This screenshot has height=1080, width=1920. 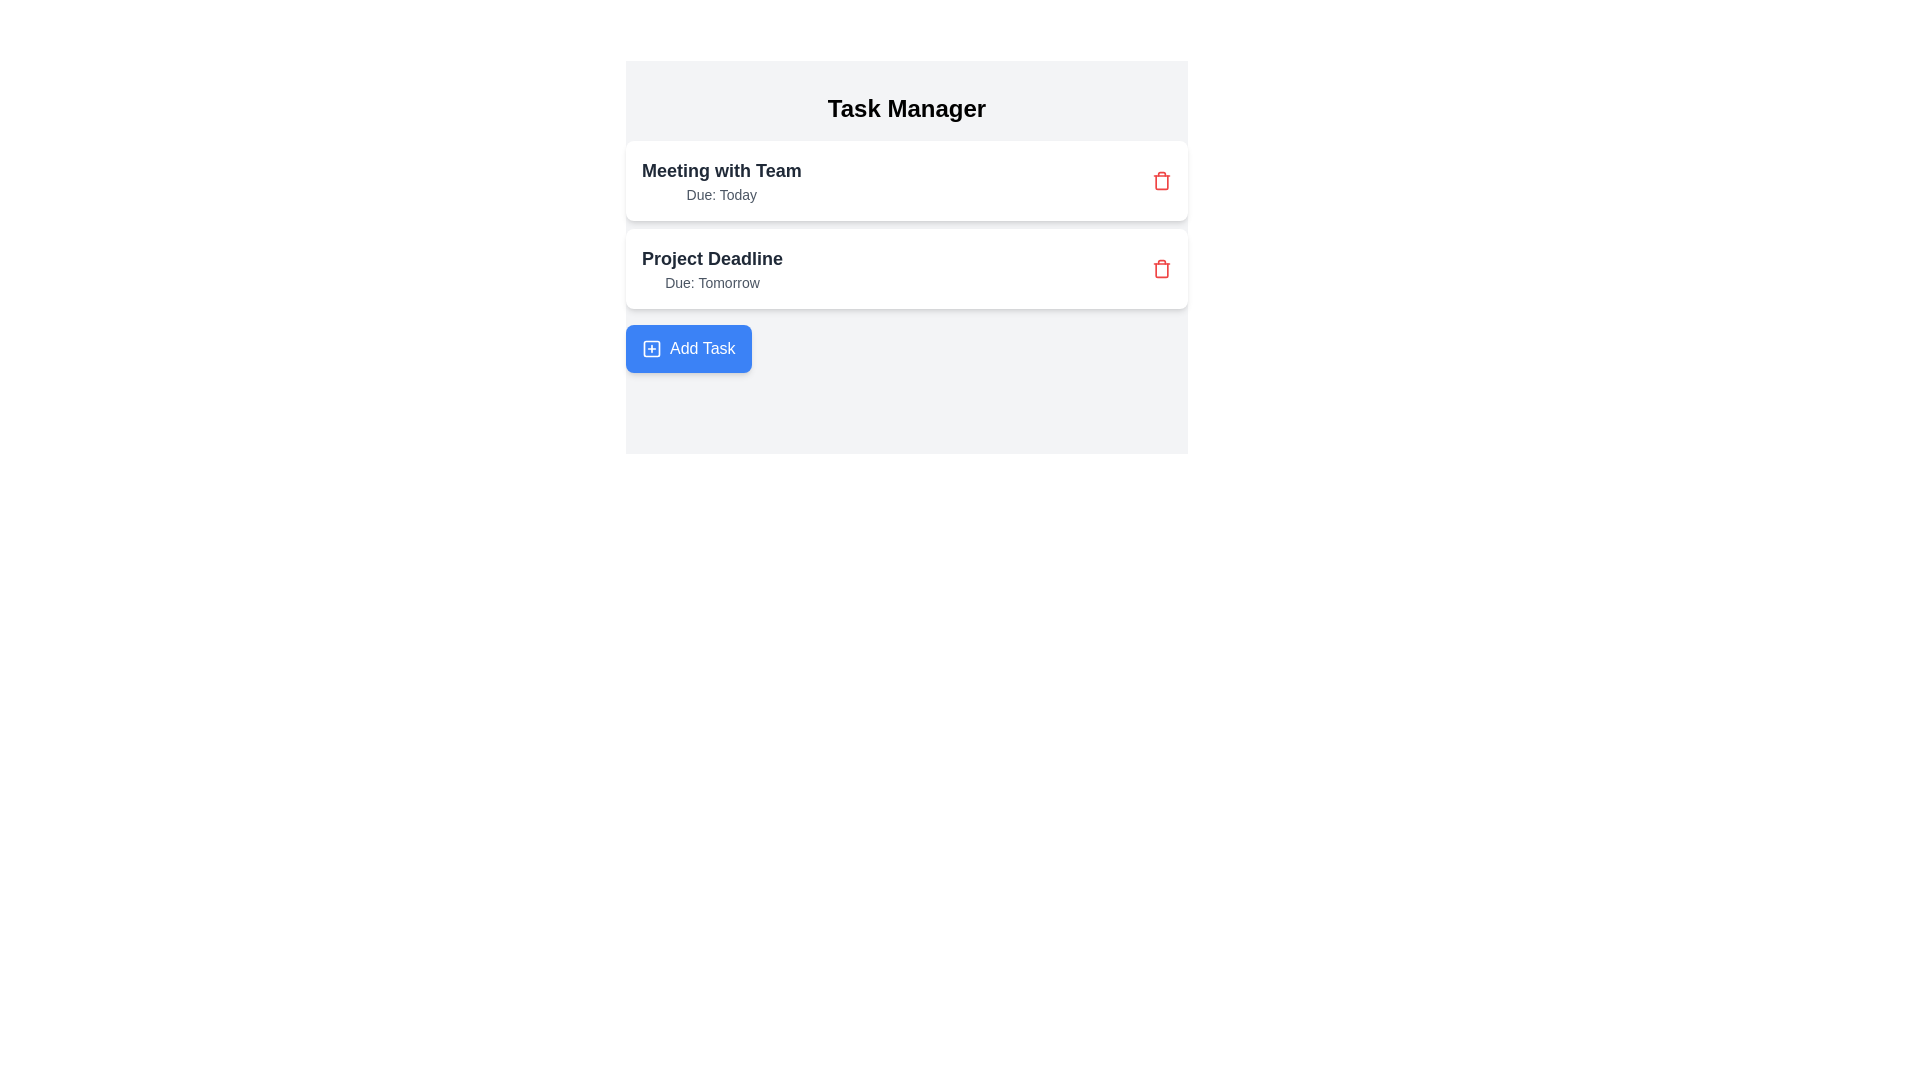 I want to click on the static text element displaying the project deadline 'Tomorrow', which is positioned below the 'Project Deadline' text in the task management interface, so click(x=712, y=282).